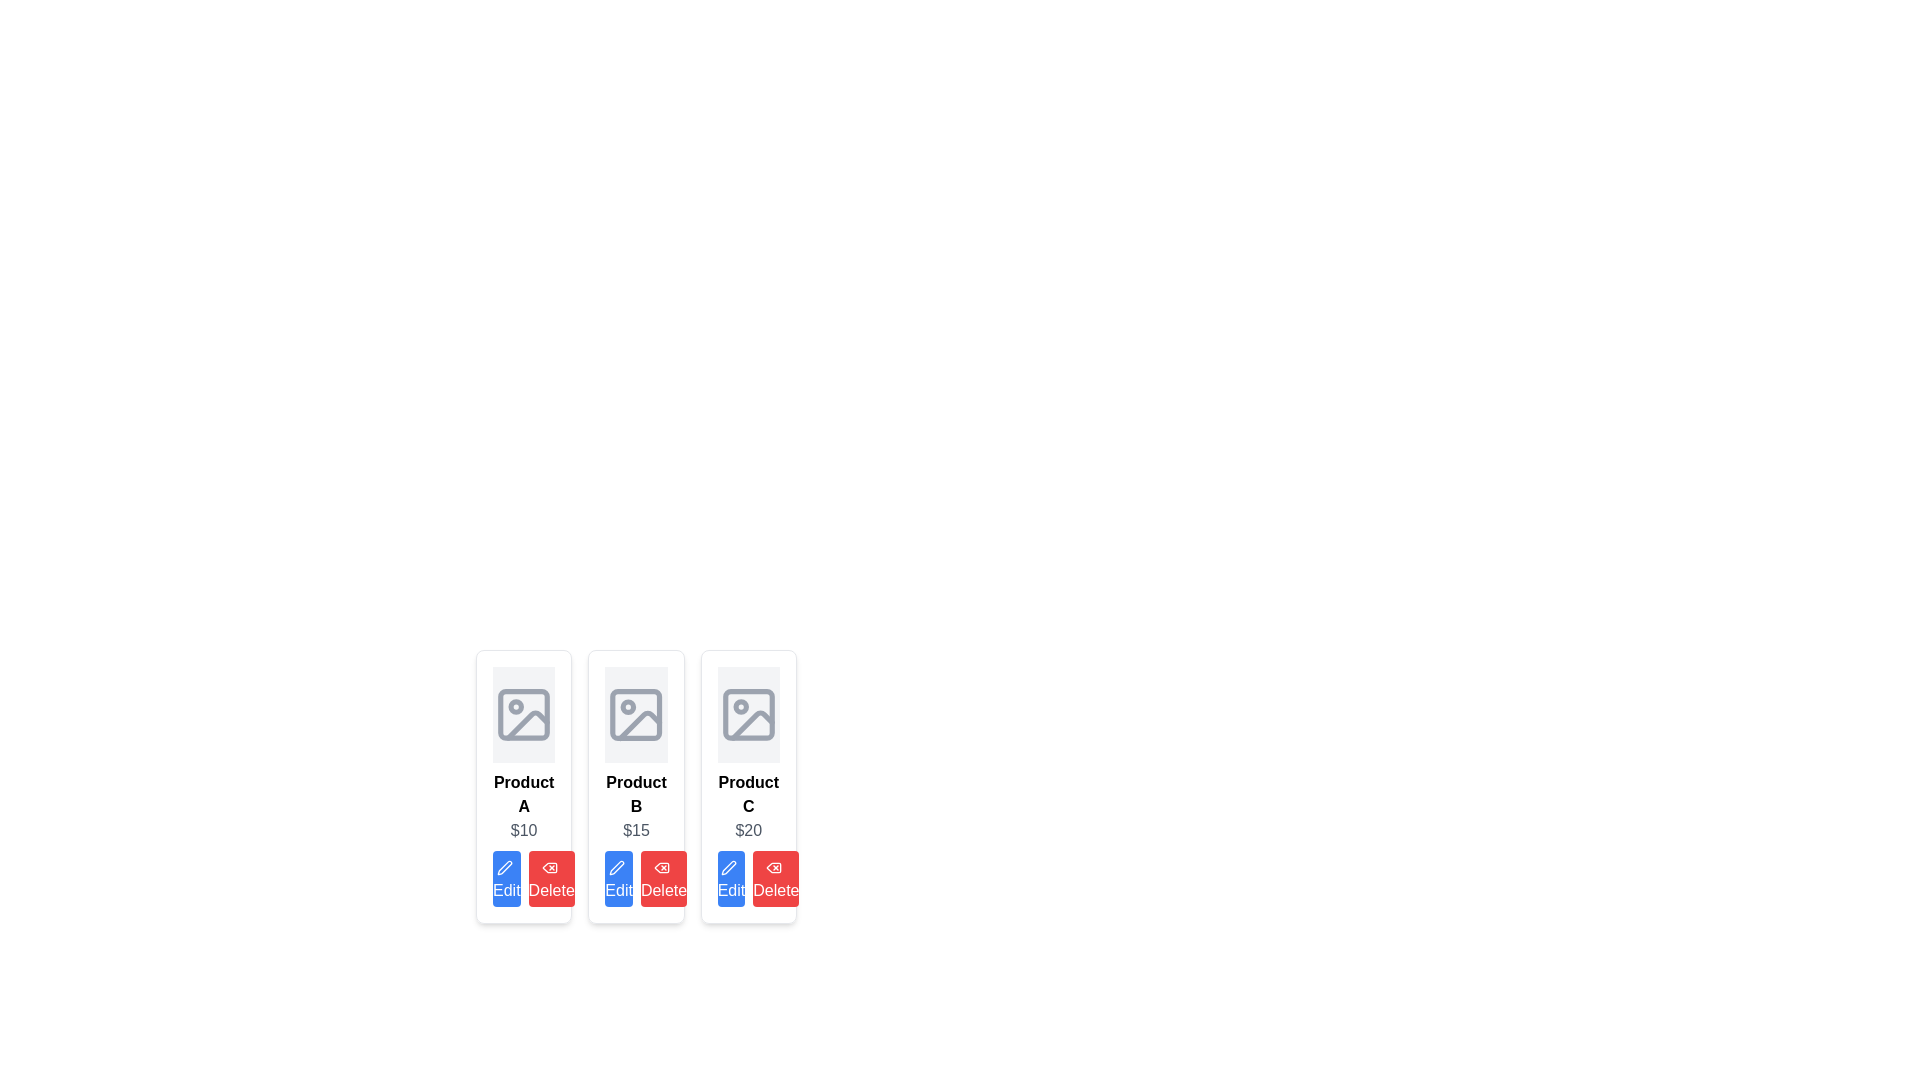 The height and width of the screenshot is (1080, 1920). I want to click on the 'Edit' button located in the product card, which is positioned to the left of the 'Delete' button, to change its background color, so click(506, 878).